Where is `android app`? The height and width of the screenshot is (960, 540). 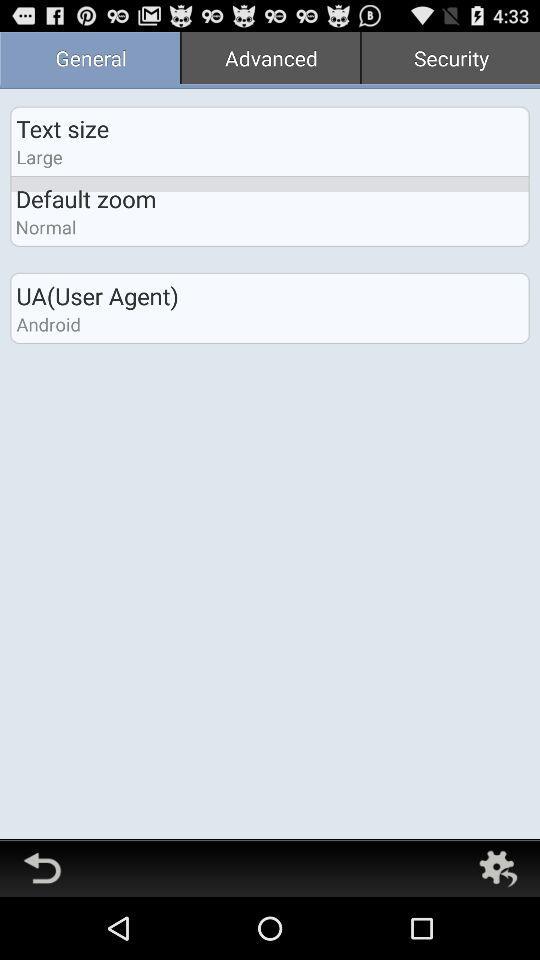
android app is located at coordinates (48, 324).